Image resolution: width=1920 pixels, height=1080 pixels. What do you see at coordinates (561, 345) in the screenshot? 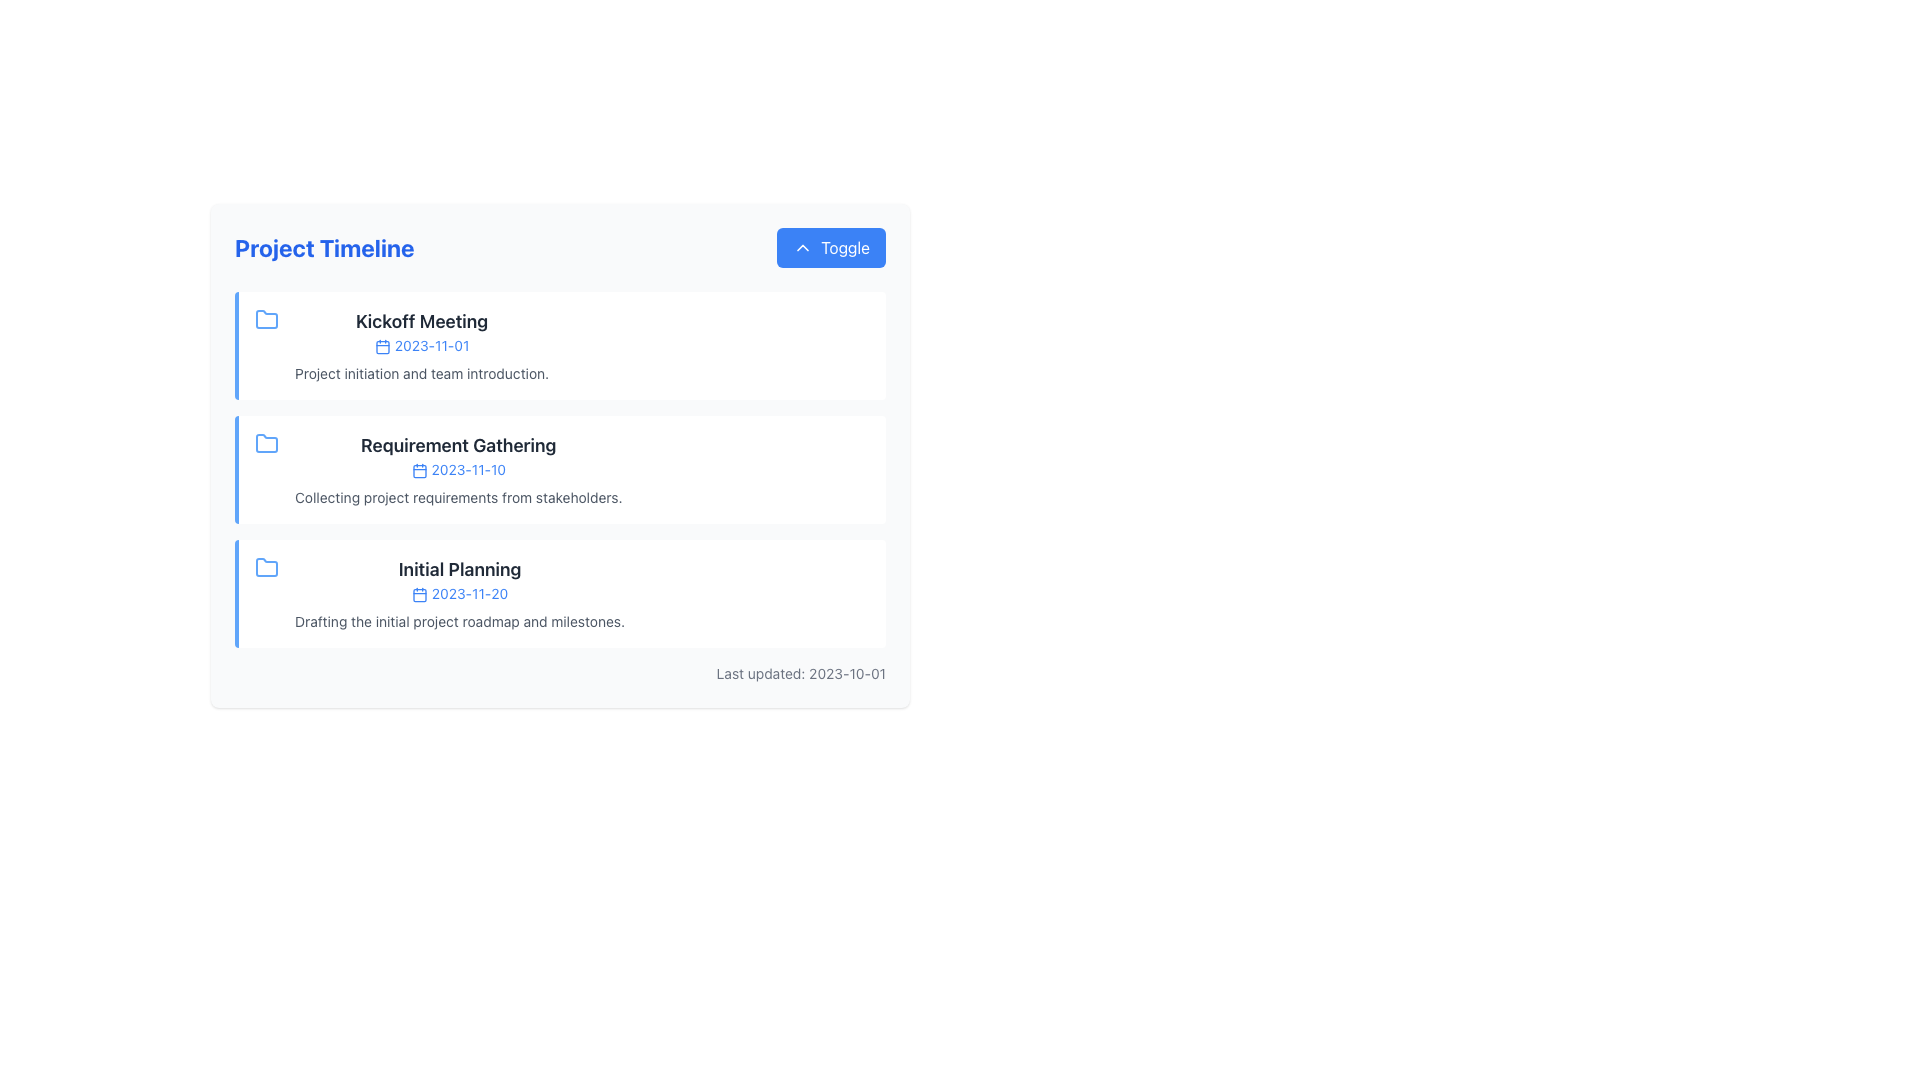
I see `the List Item displaying the meeting title 'Kickoff Meeting'` at bounding box center [561, 345].